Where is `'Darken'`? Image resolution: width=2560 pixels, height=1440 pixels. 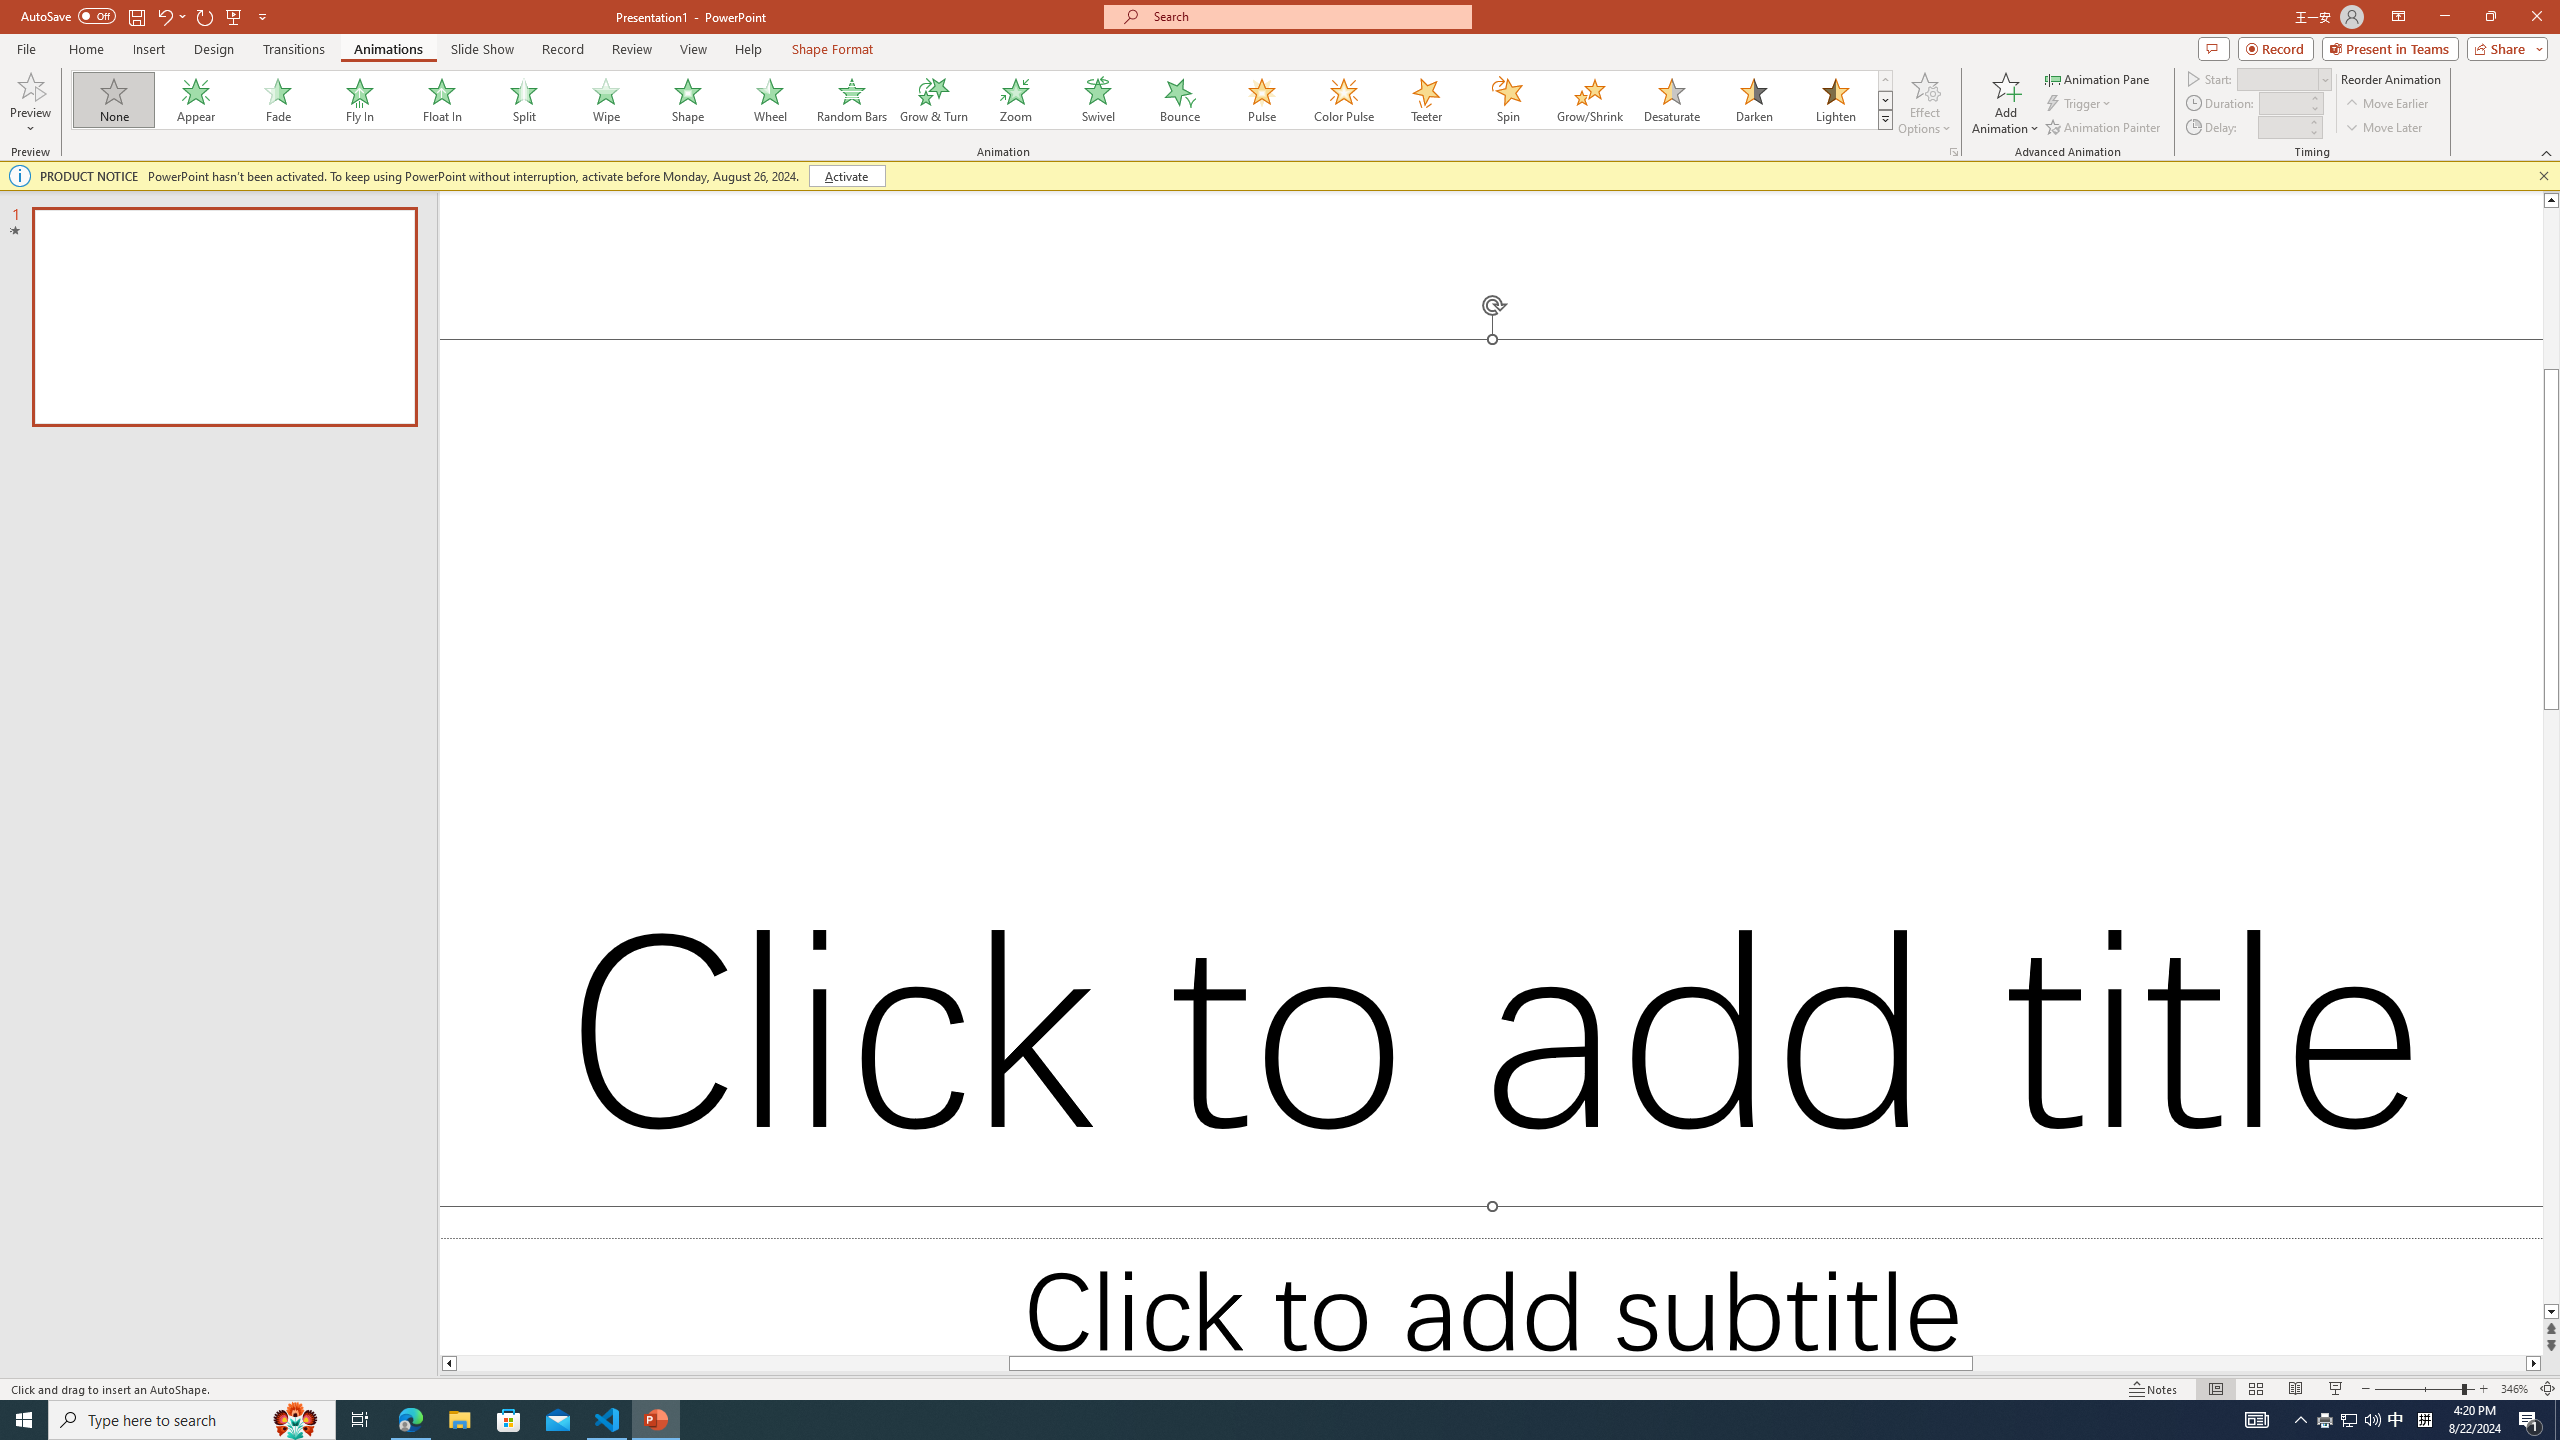 'Darken' is located at coordinates (1752, 99).